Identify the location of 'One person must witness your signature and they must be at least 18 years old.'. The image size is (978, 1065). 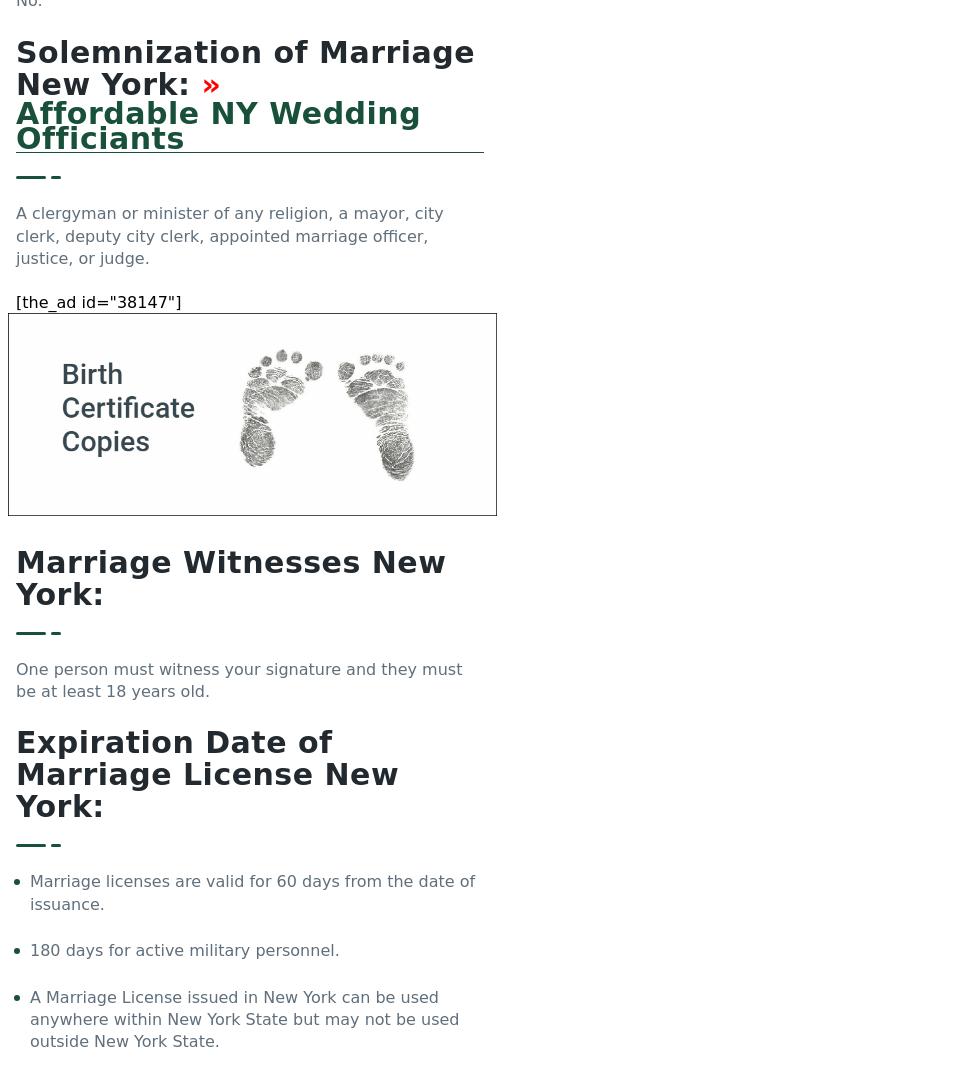
(239, 680).